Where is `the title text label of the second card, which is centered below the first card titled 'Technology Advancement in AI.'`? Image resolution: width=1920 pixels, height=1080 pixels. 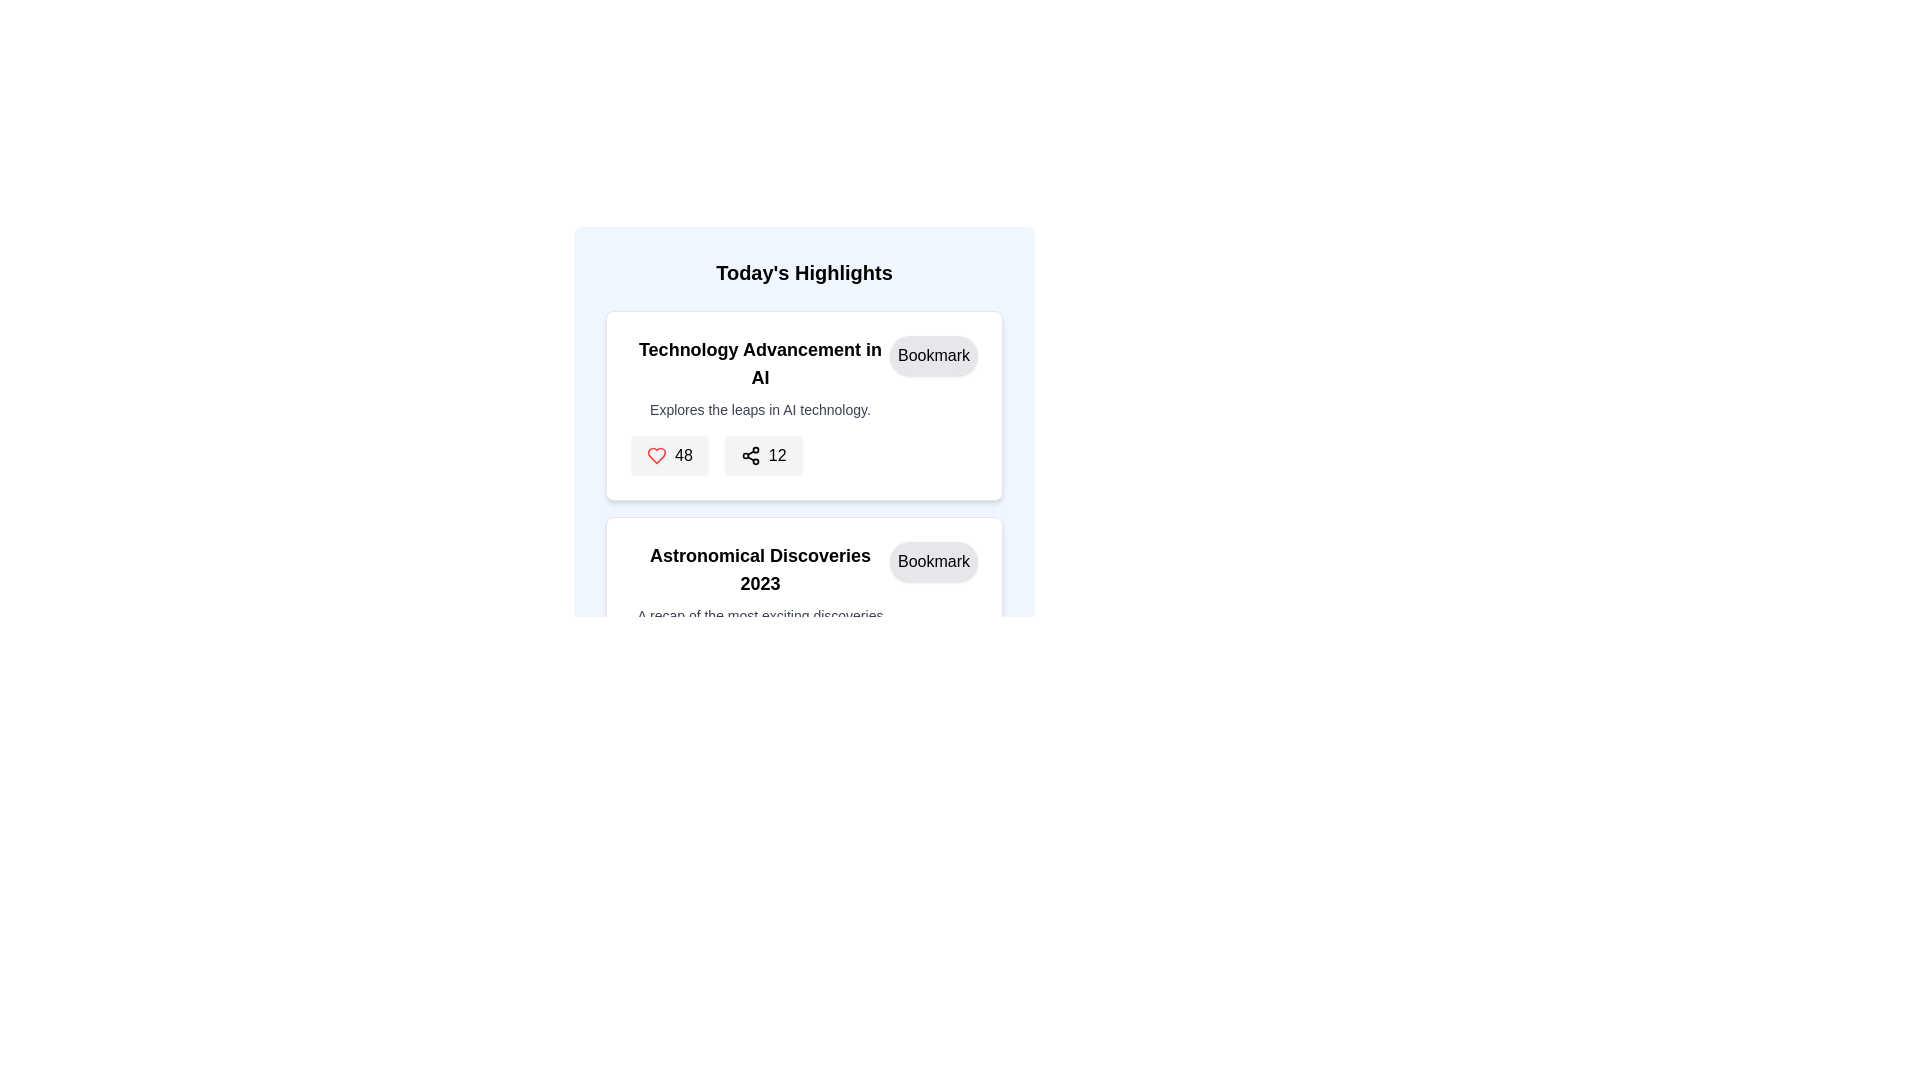 the title text label of the second card, which is centered below the first card titled 'Technology Advancement in AI.' is located at coordinates (759, 570).